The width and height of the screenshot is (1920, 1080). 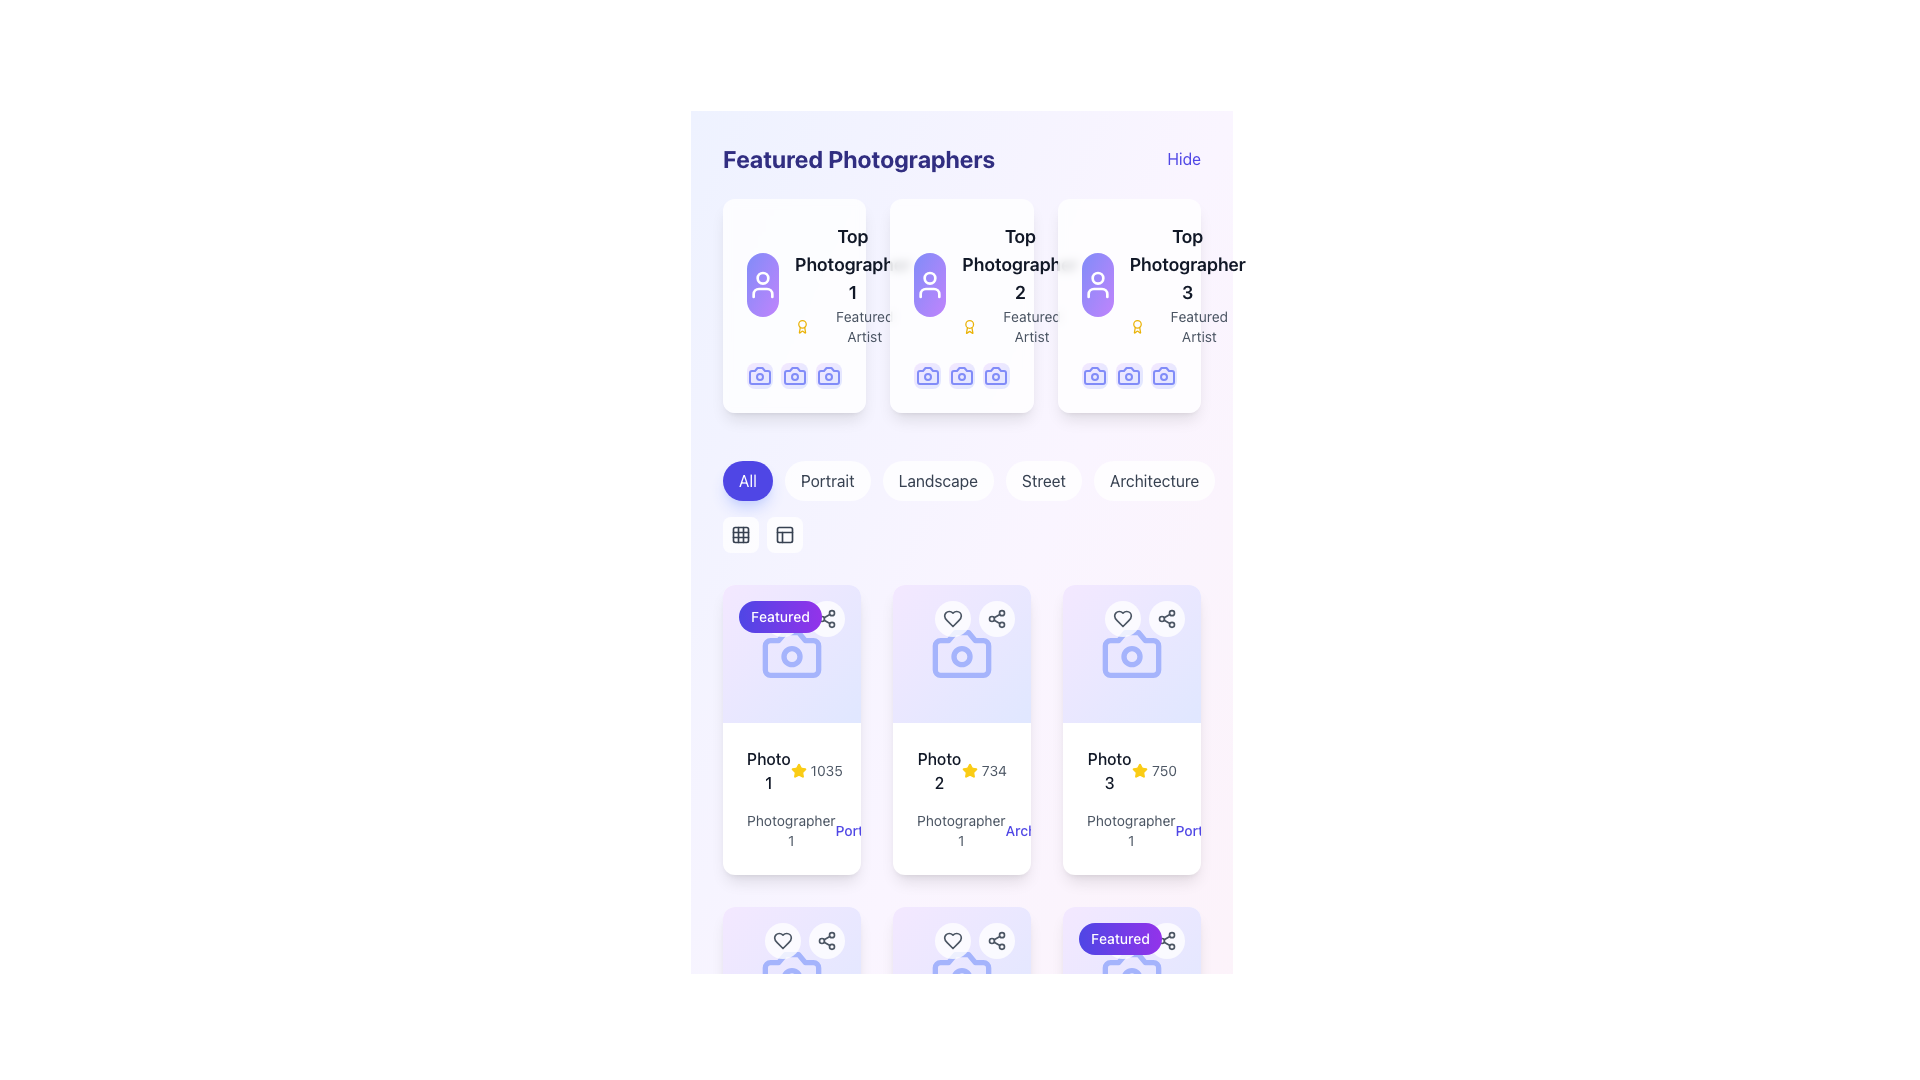 I want to click on numeric indicator text located to the right of the star icon in the bottom portion of the 'Photo 3' card in the third column of the grid layout, so click(x=1164, y=770).